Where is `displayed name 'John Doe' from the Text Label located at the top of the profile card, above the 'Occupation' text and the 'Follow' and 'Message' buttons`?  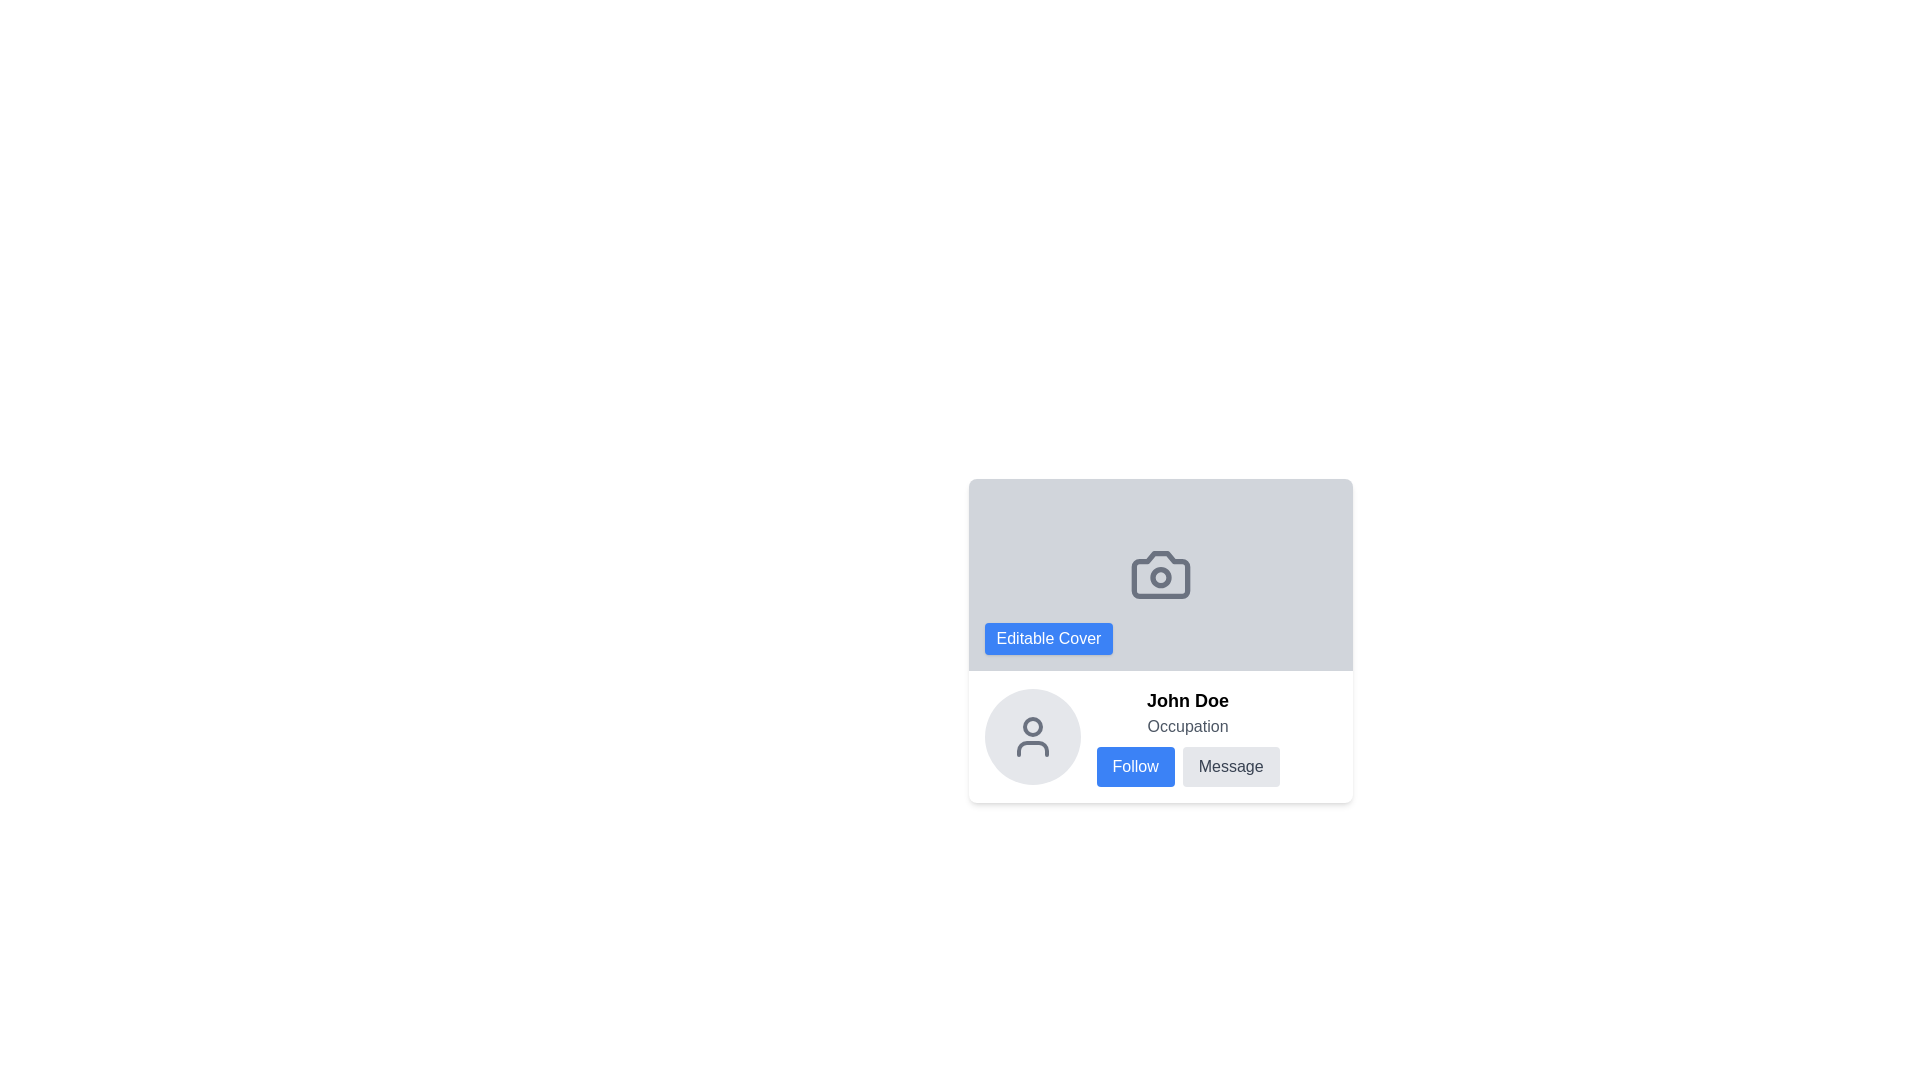 displayed name 'John Doe' from the Text Label located at the top of the profile card, above the 'Occupation' text and the 'Follow' and 'Message' buttons is located at coordinates (1188, 700).